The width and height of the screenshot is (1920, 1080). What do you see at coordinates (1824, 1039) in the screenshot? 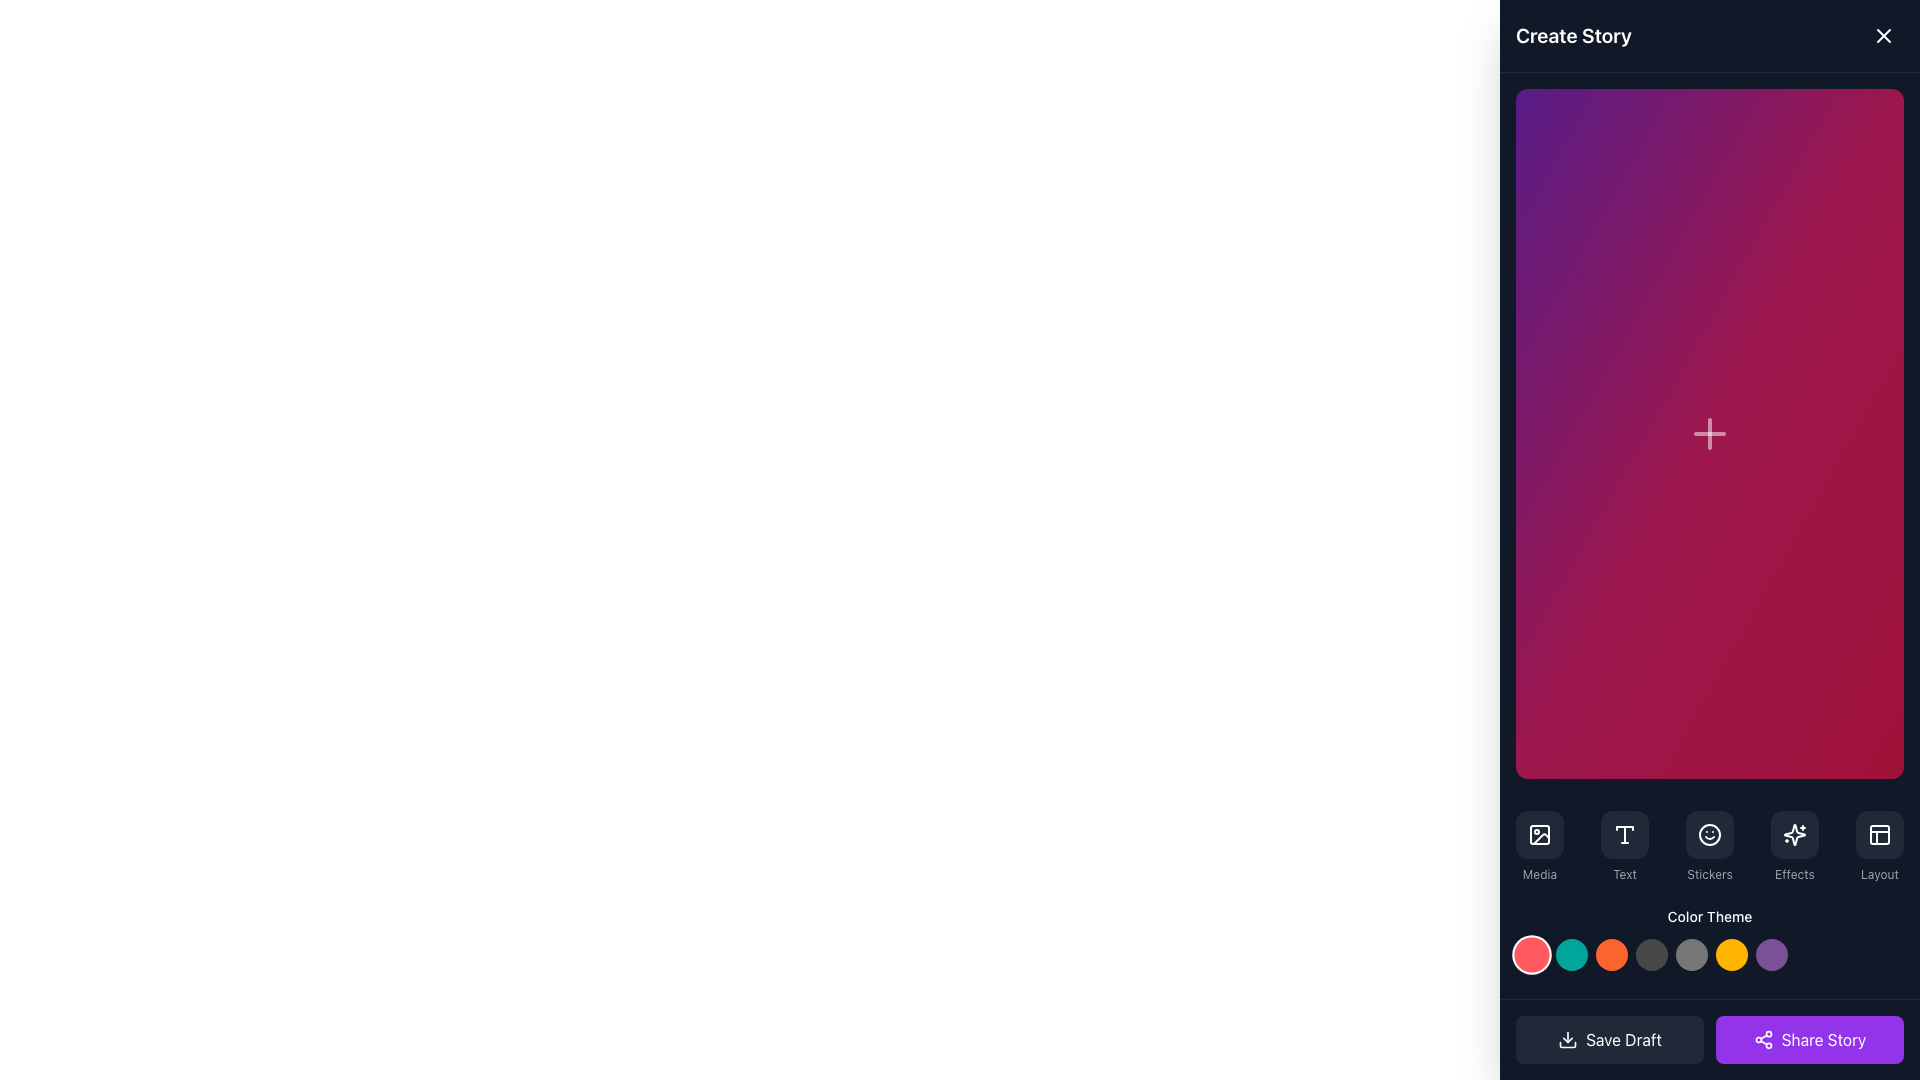
I see `the text label within the purple button located at the bottom-right corner of the interface` at bounding box center [1824, 1039].